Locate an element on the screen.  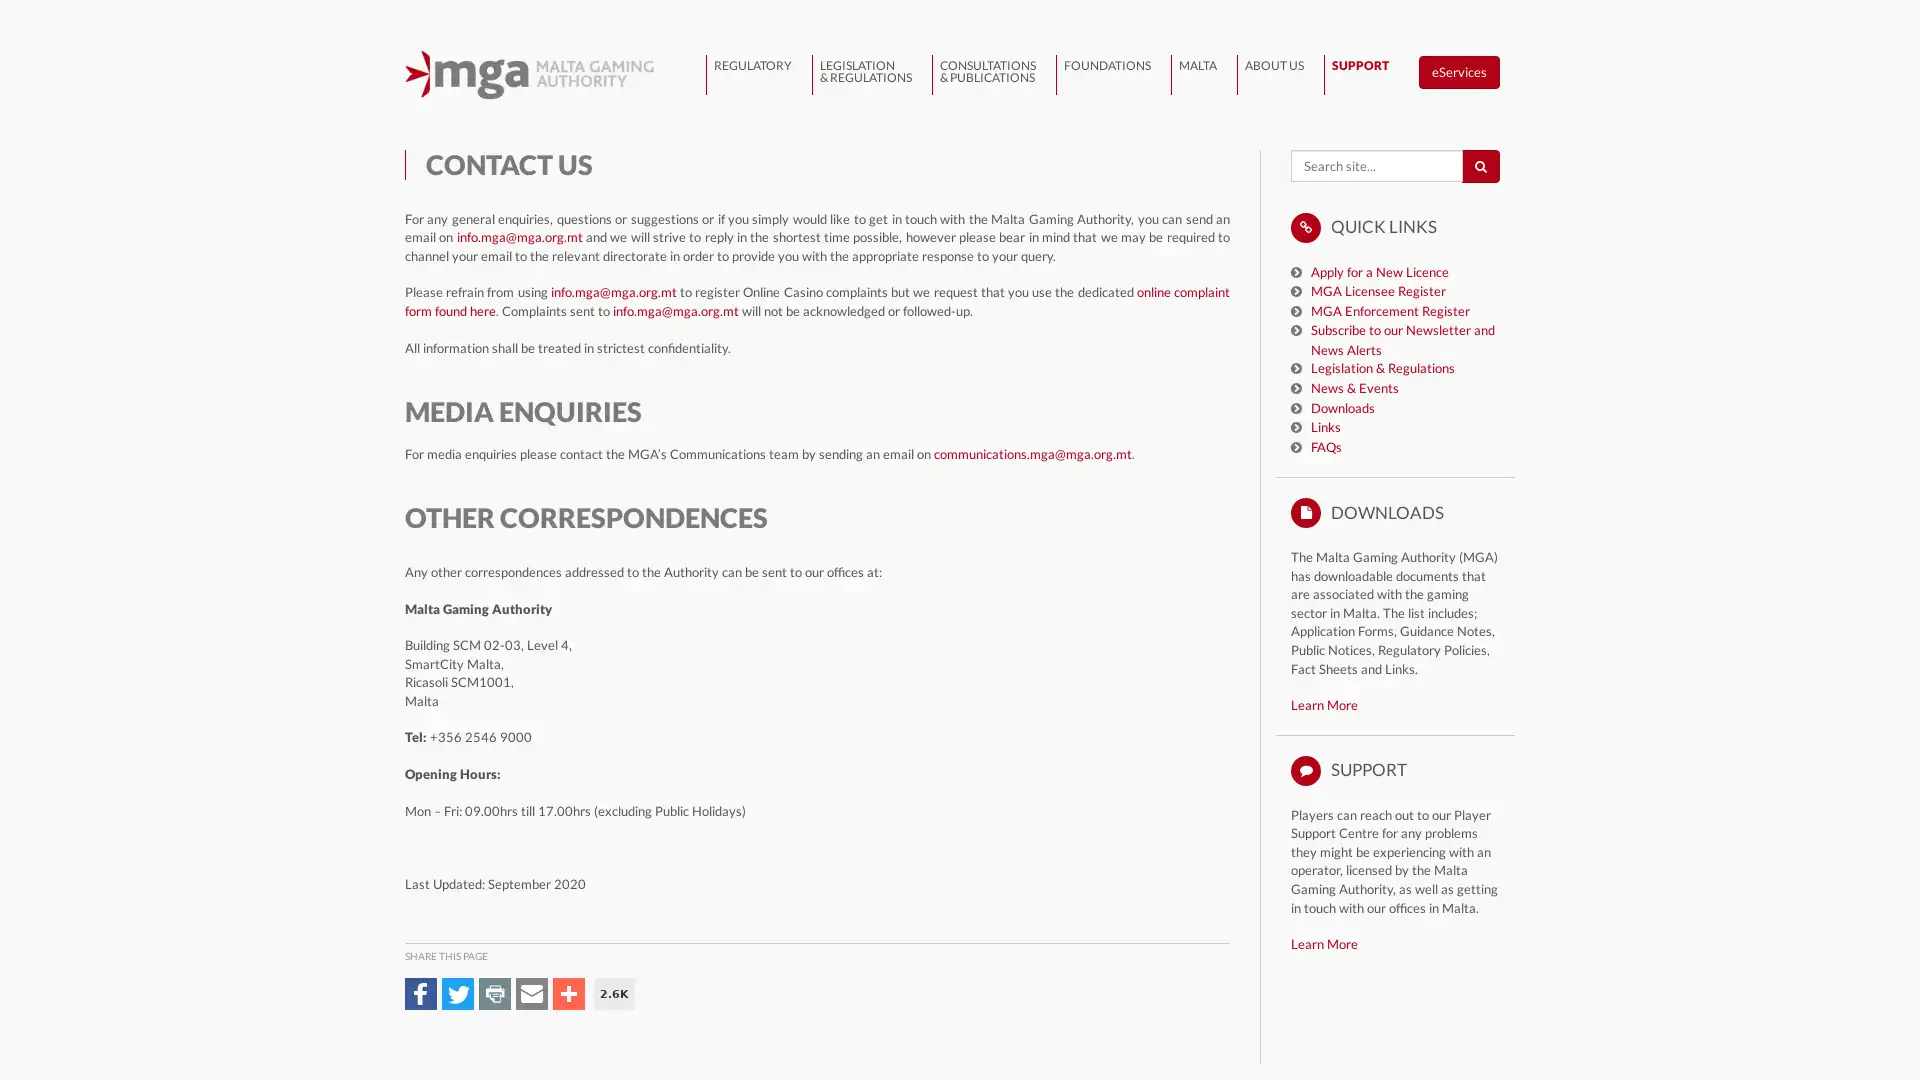
Share to Twitter is located at coordinates (456, 994).